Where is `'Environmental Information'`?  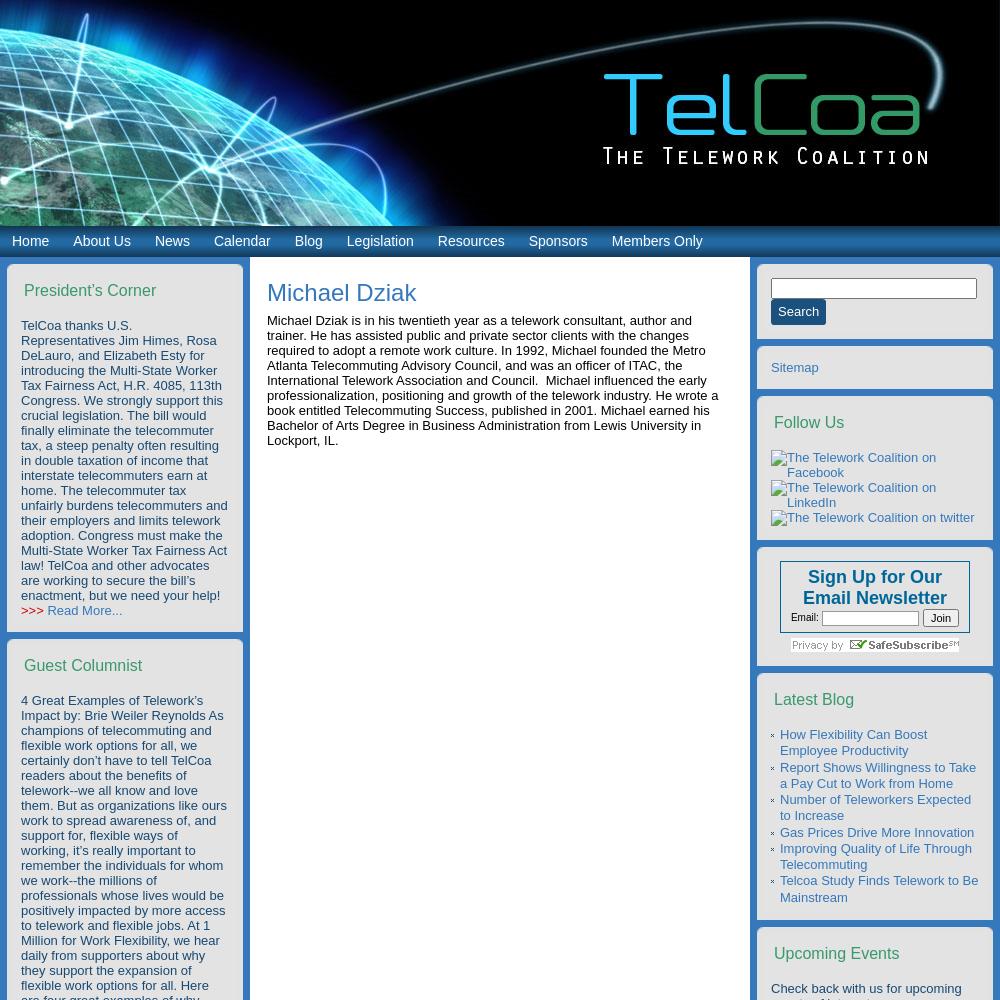 'Environmental Information' is located at coordinates (513, 394).